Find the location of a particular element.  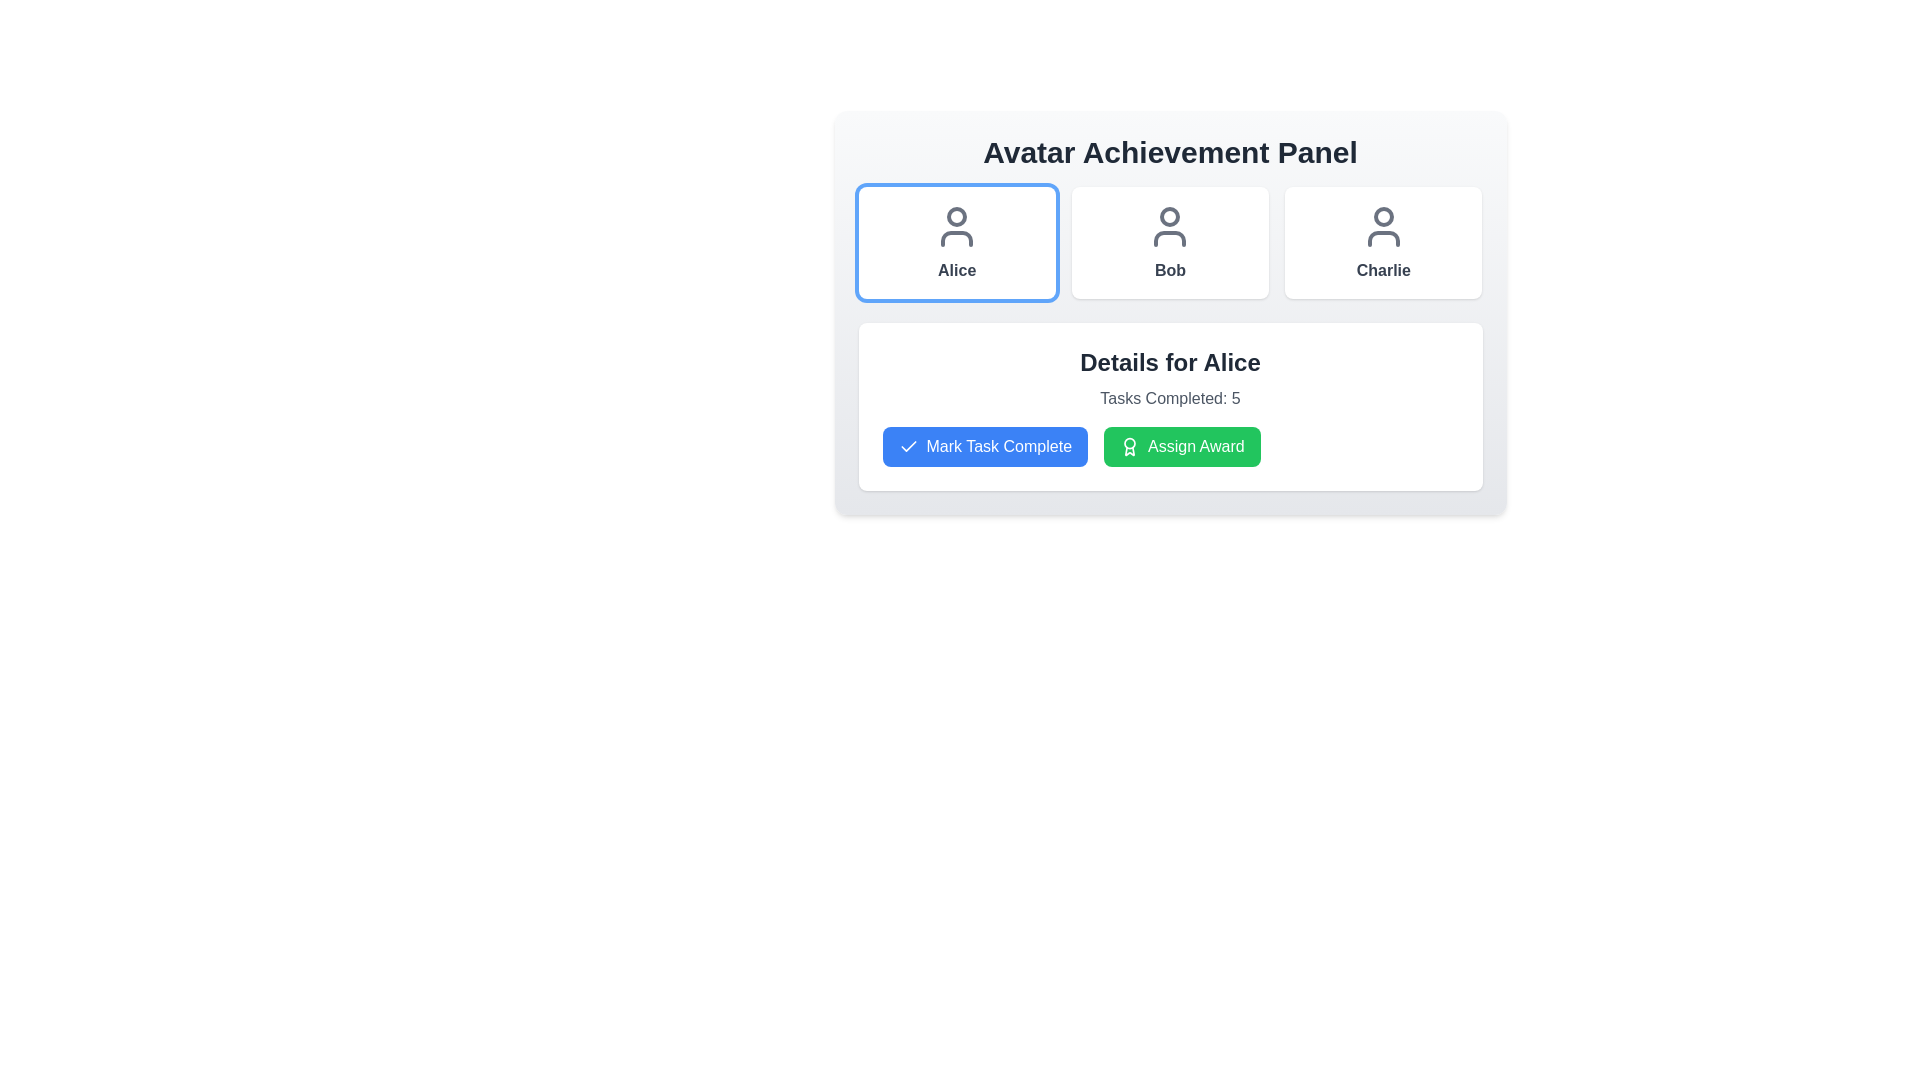

the circular red marker positioned above the head of the avatar in the 'Alice' section of the 'Avatar Achievement Panel' is located at coordinates (956, 216).